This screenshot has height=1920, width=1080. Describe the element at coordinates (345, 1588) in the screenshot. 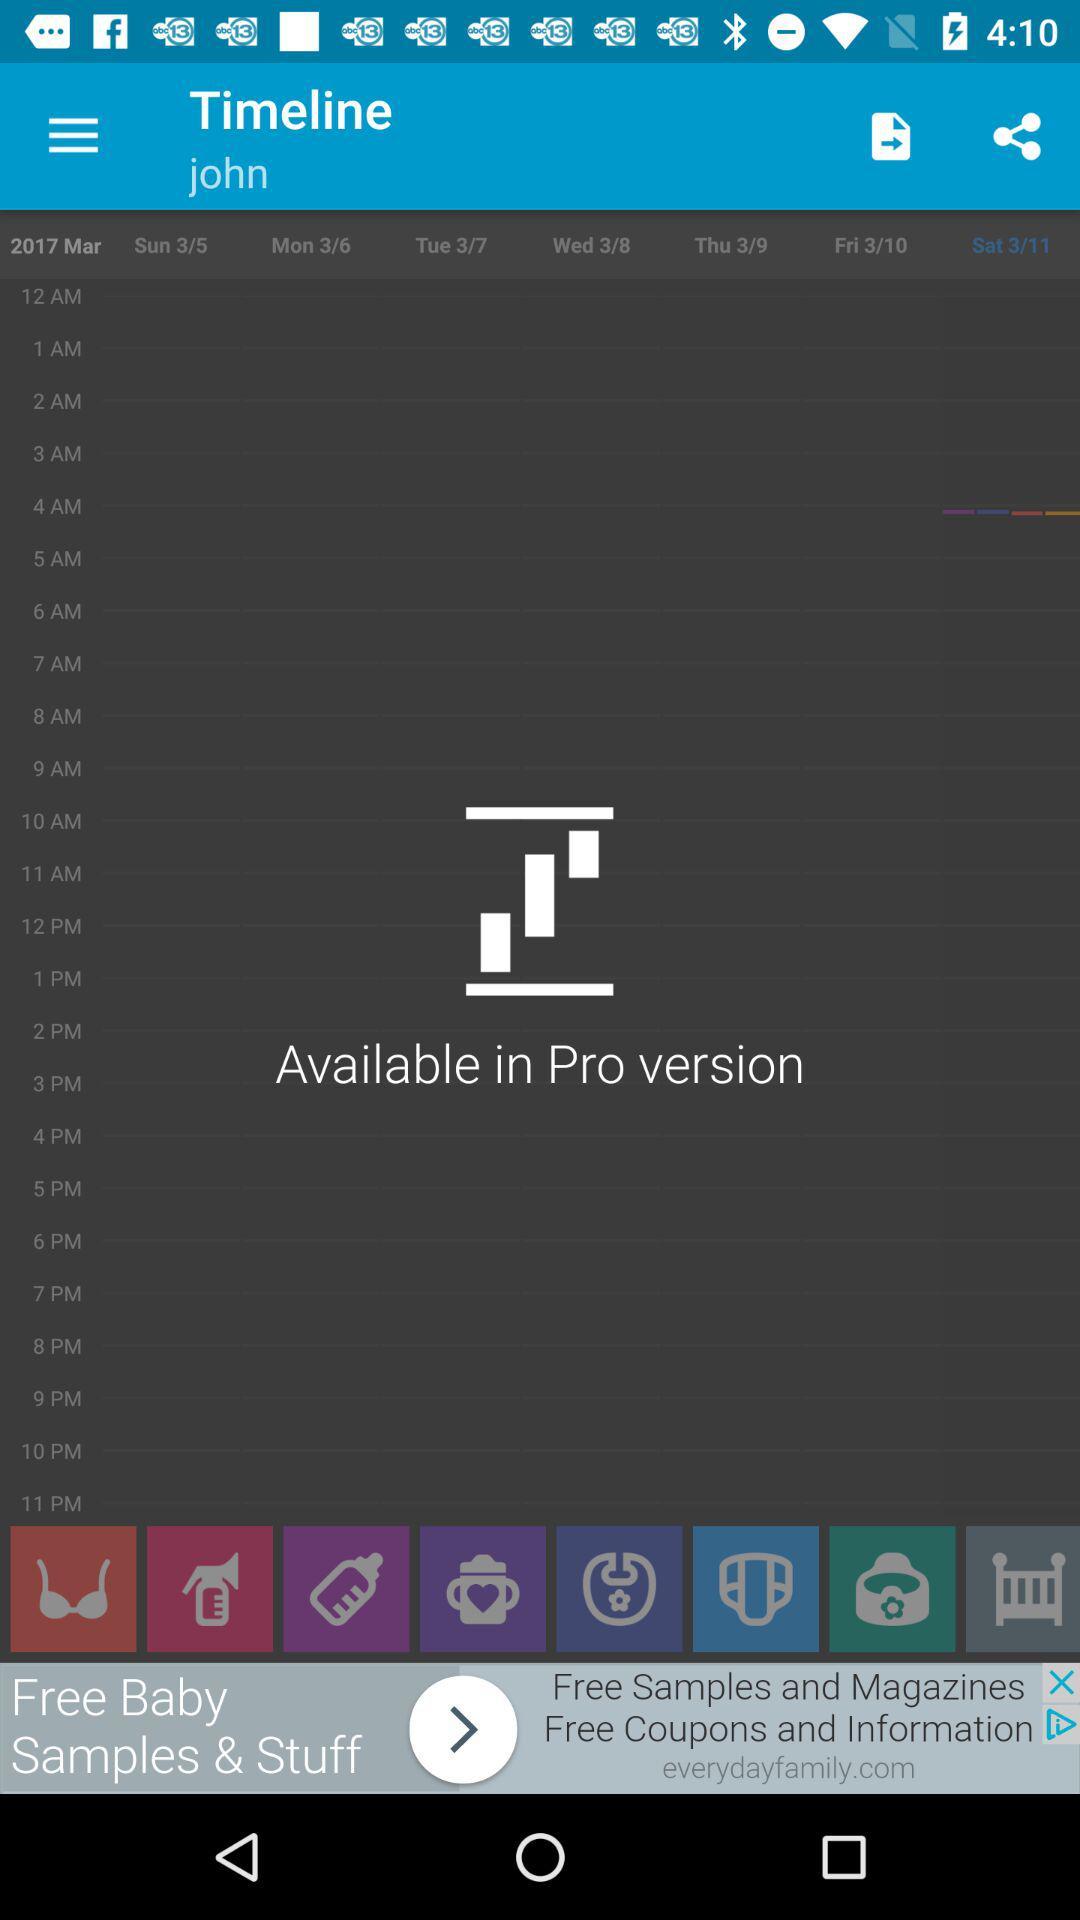

I see `open sub menu` at that location.